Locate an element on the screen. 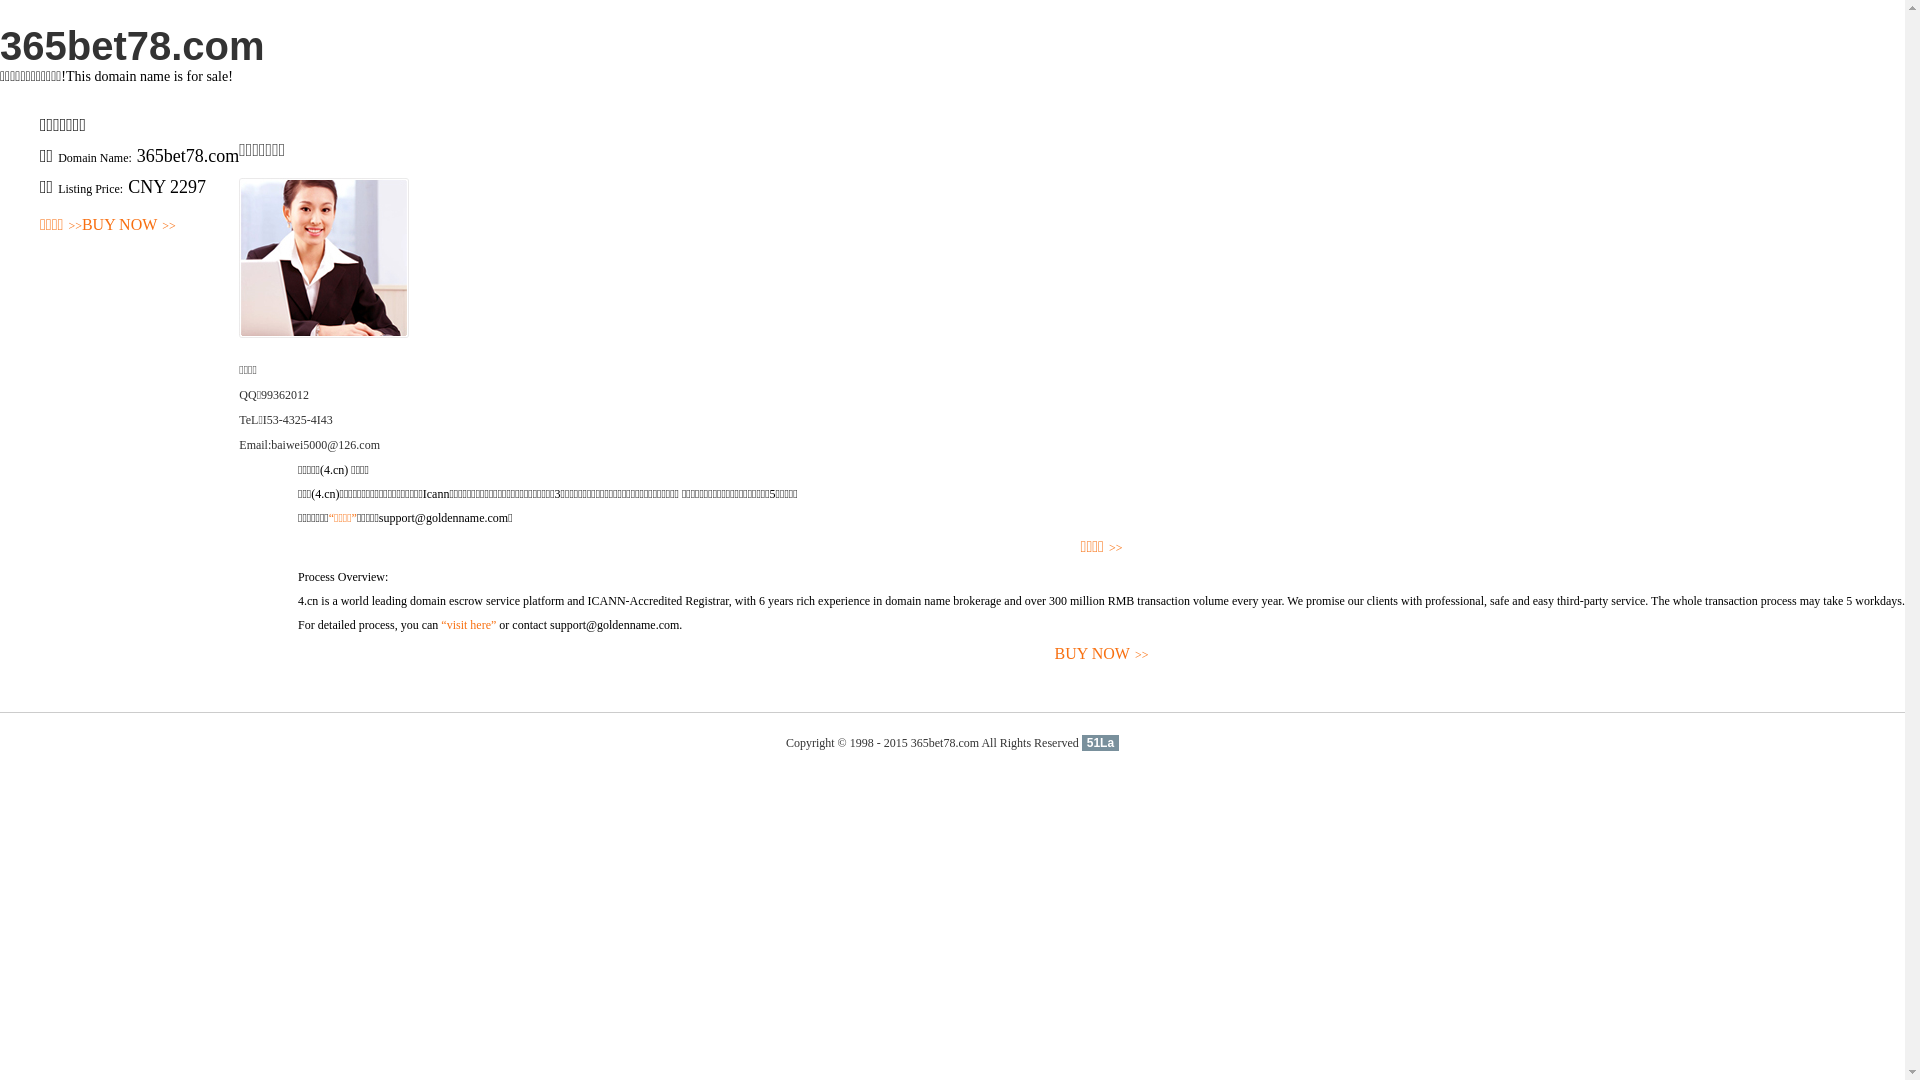  '51La' is located at coordinates (1099, 743).